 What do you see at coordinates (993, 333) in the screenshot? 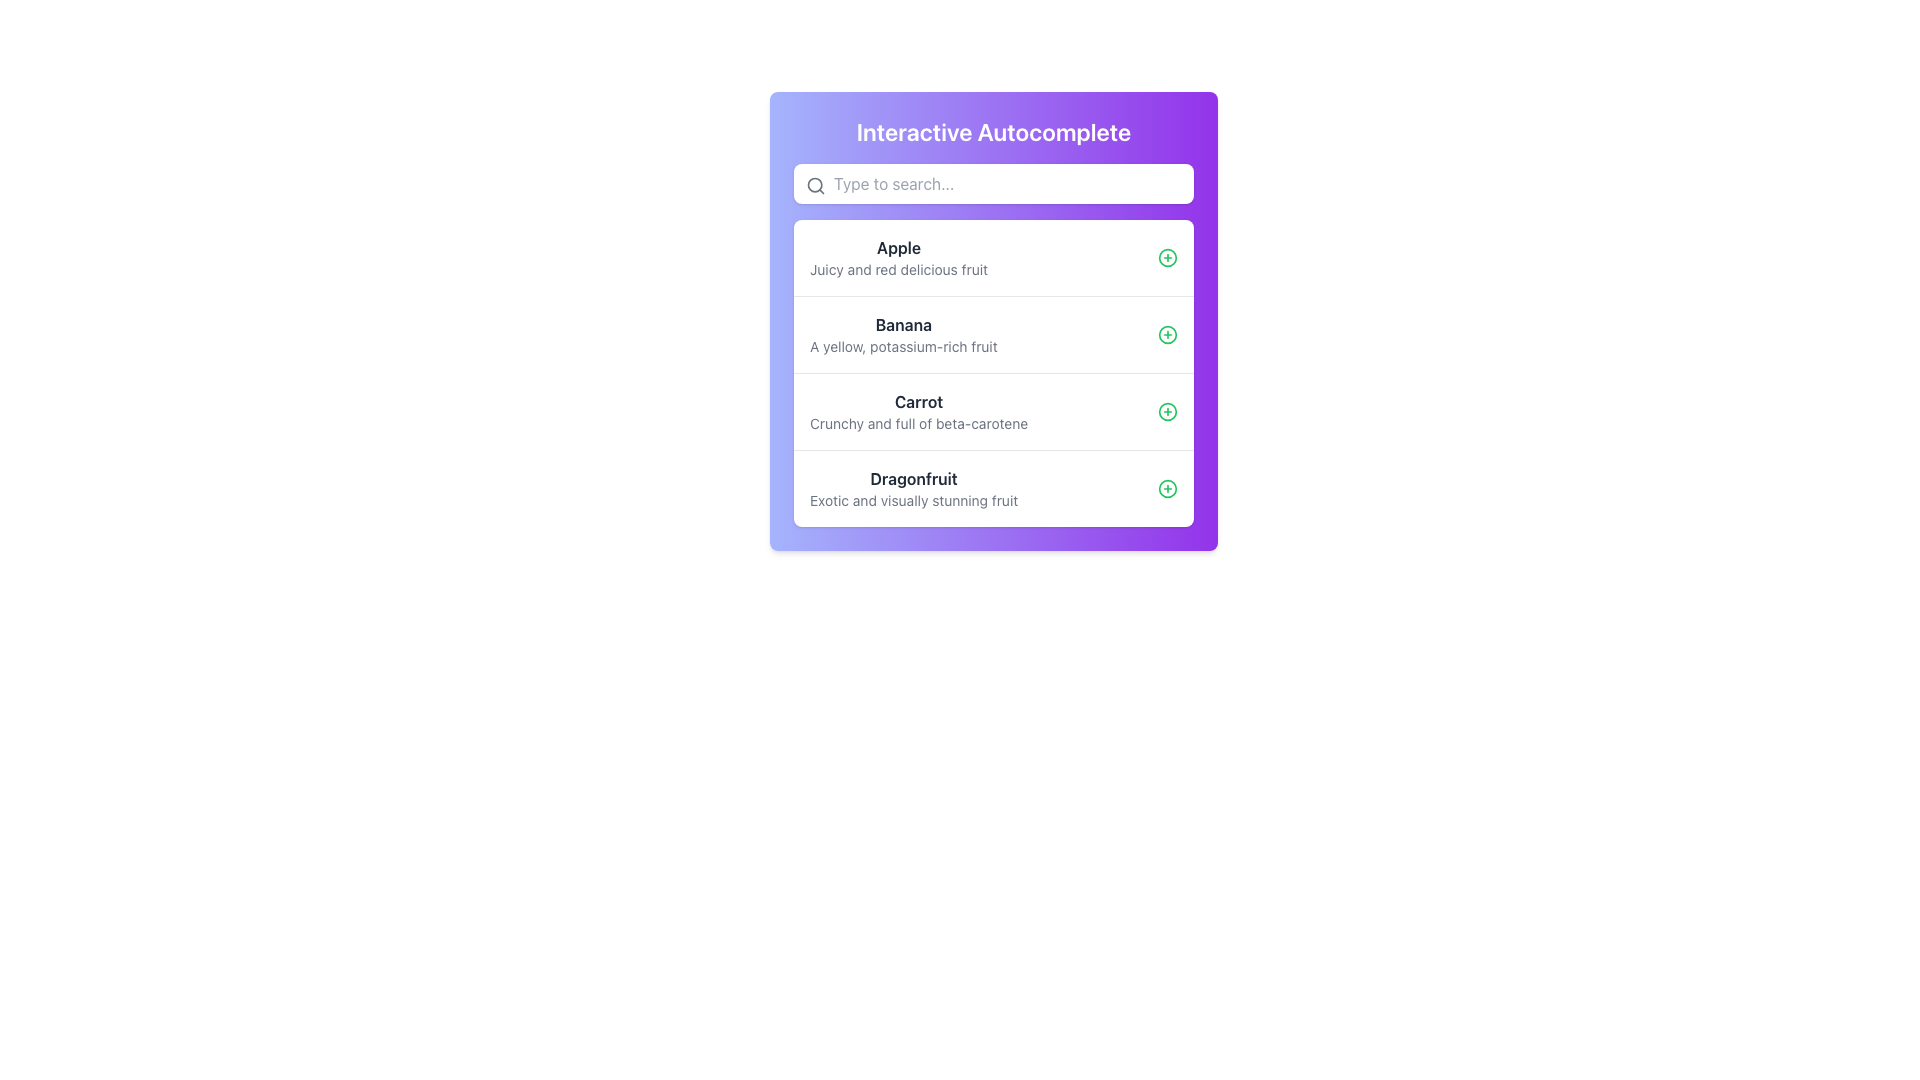
I see `the second list item in the 'Interactive Autocomplete' section, which contains a title, description, and a plus icon` at bounding box center [993, 333].